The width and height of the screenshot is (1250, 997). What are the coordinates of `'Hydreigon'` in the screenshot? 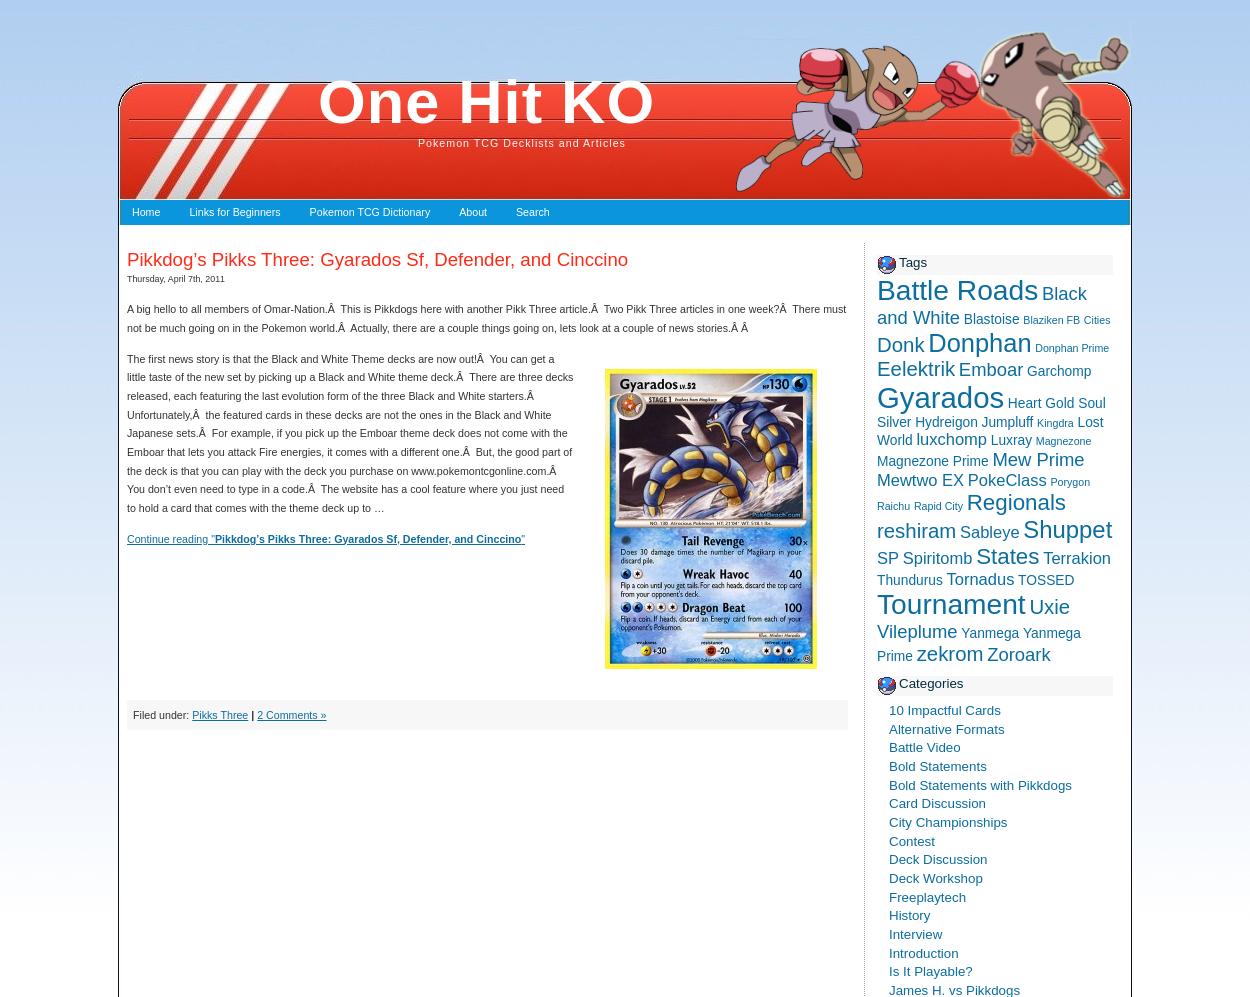 It's located at (915, 421).